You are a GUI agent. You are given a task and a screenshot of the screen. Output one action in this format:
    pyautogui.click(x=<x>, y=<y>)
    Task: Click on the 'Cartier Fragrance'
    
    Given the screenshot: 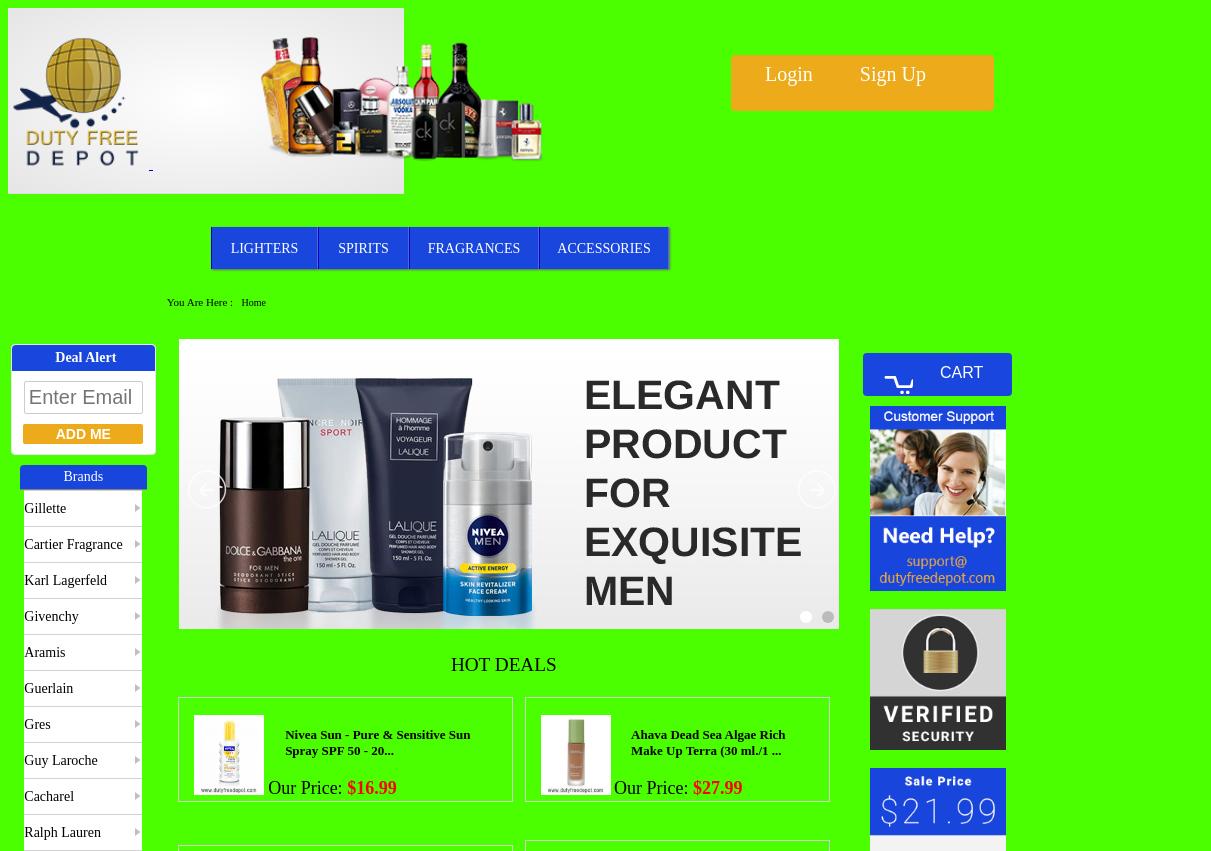 What is the action you would take?
    pyautogui.click(x=72, y=542)
    